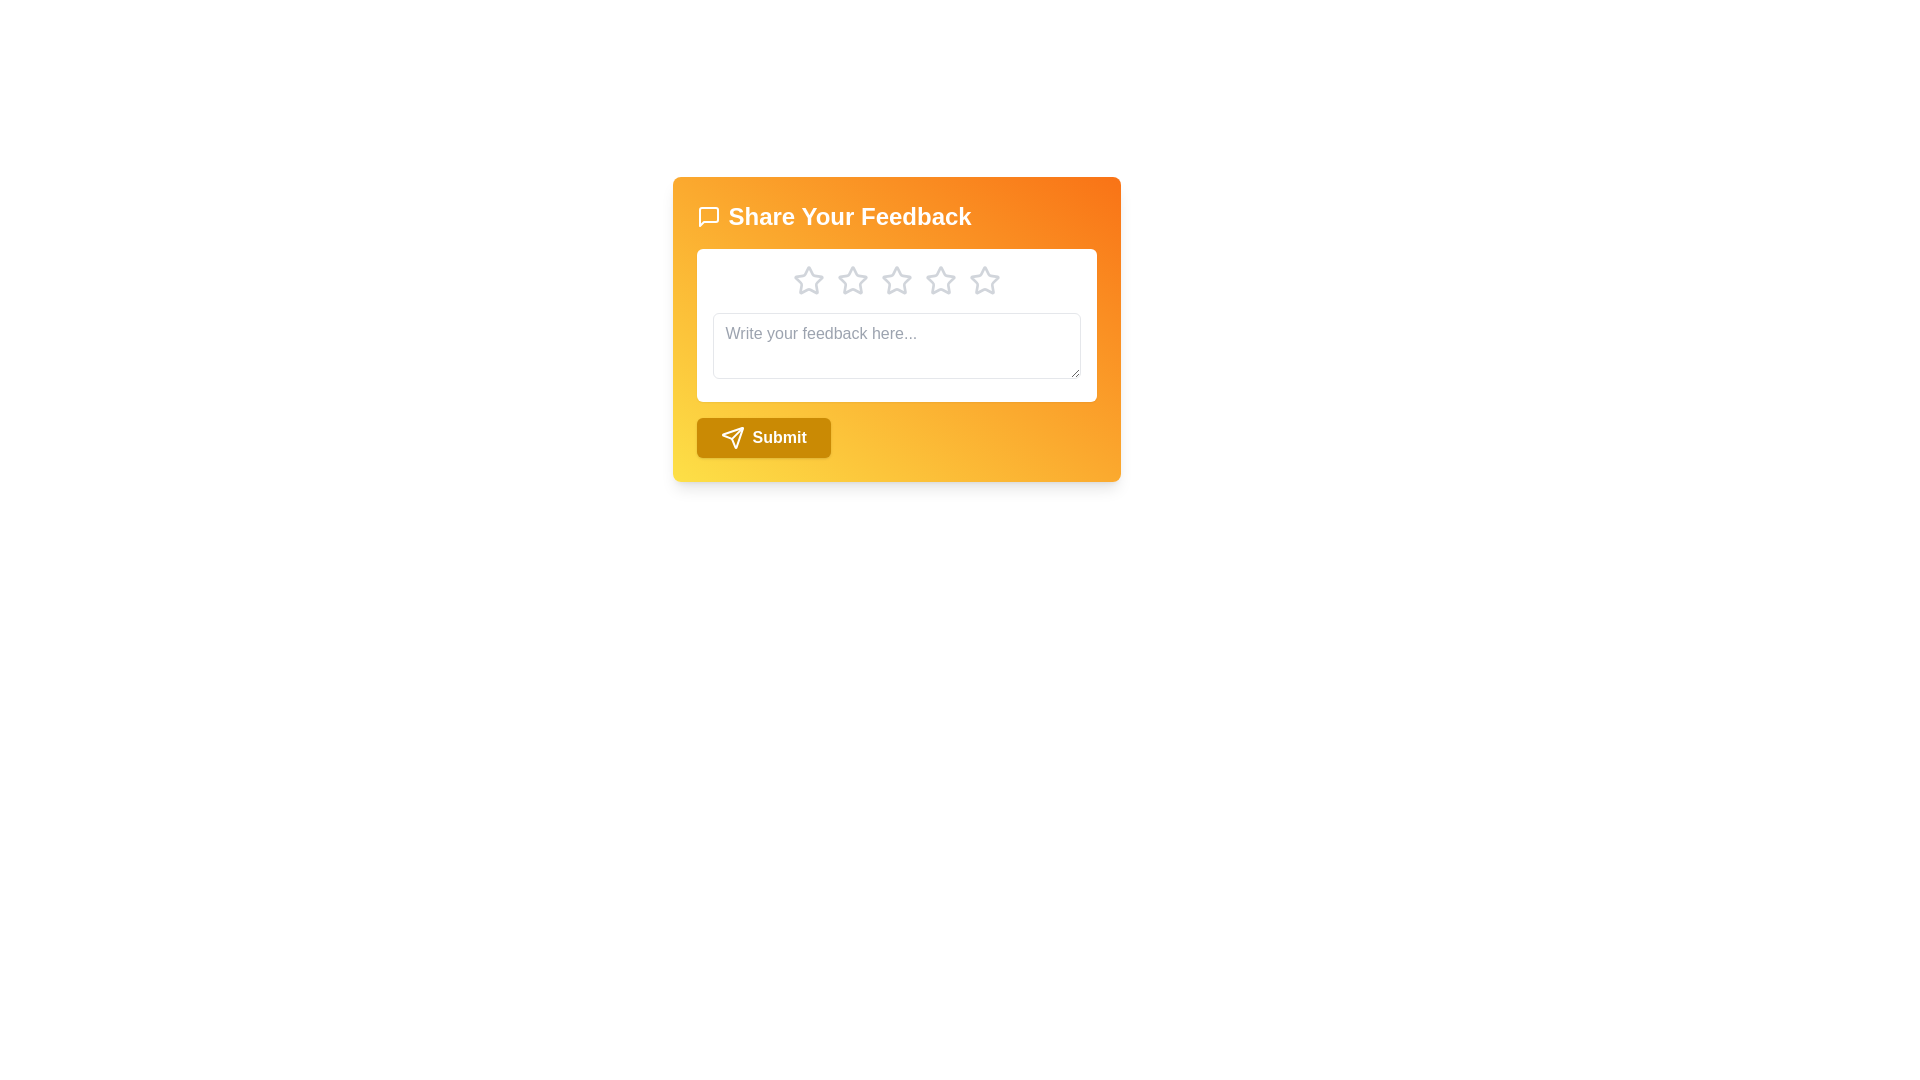  What do you see at coordinates (939, 280) in the screenshot?
I see `the third star icon in the rating component to register a user rating` at bounding box center [939, 280].